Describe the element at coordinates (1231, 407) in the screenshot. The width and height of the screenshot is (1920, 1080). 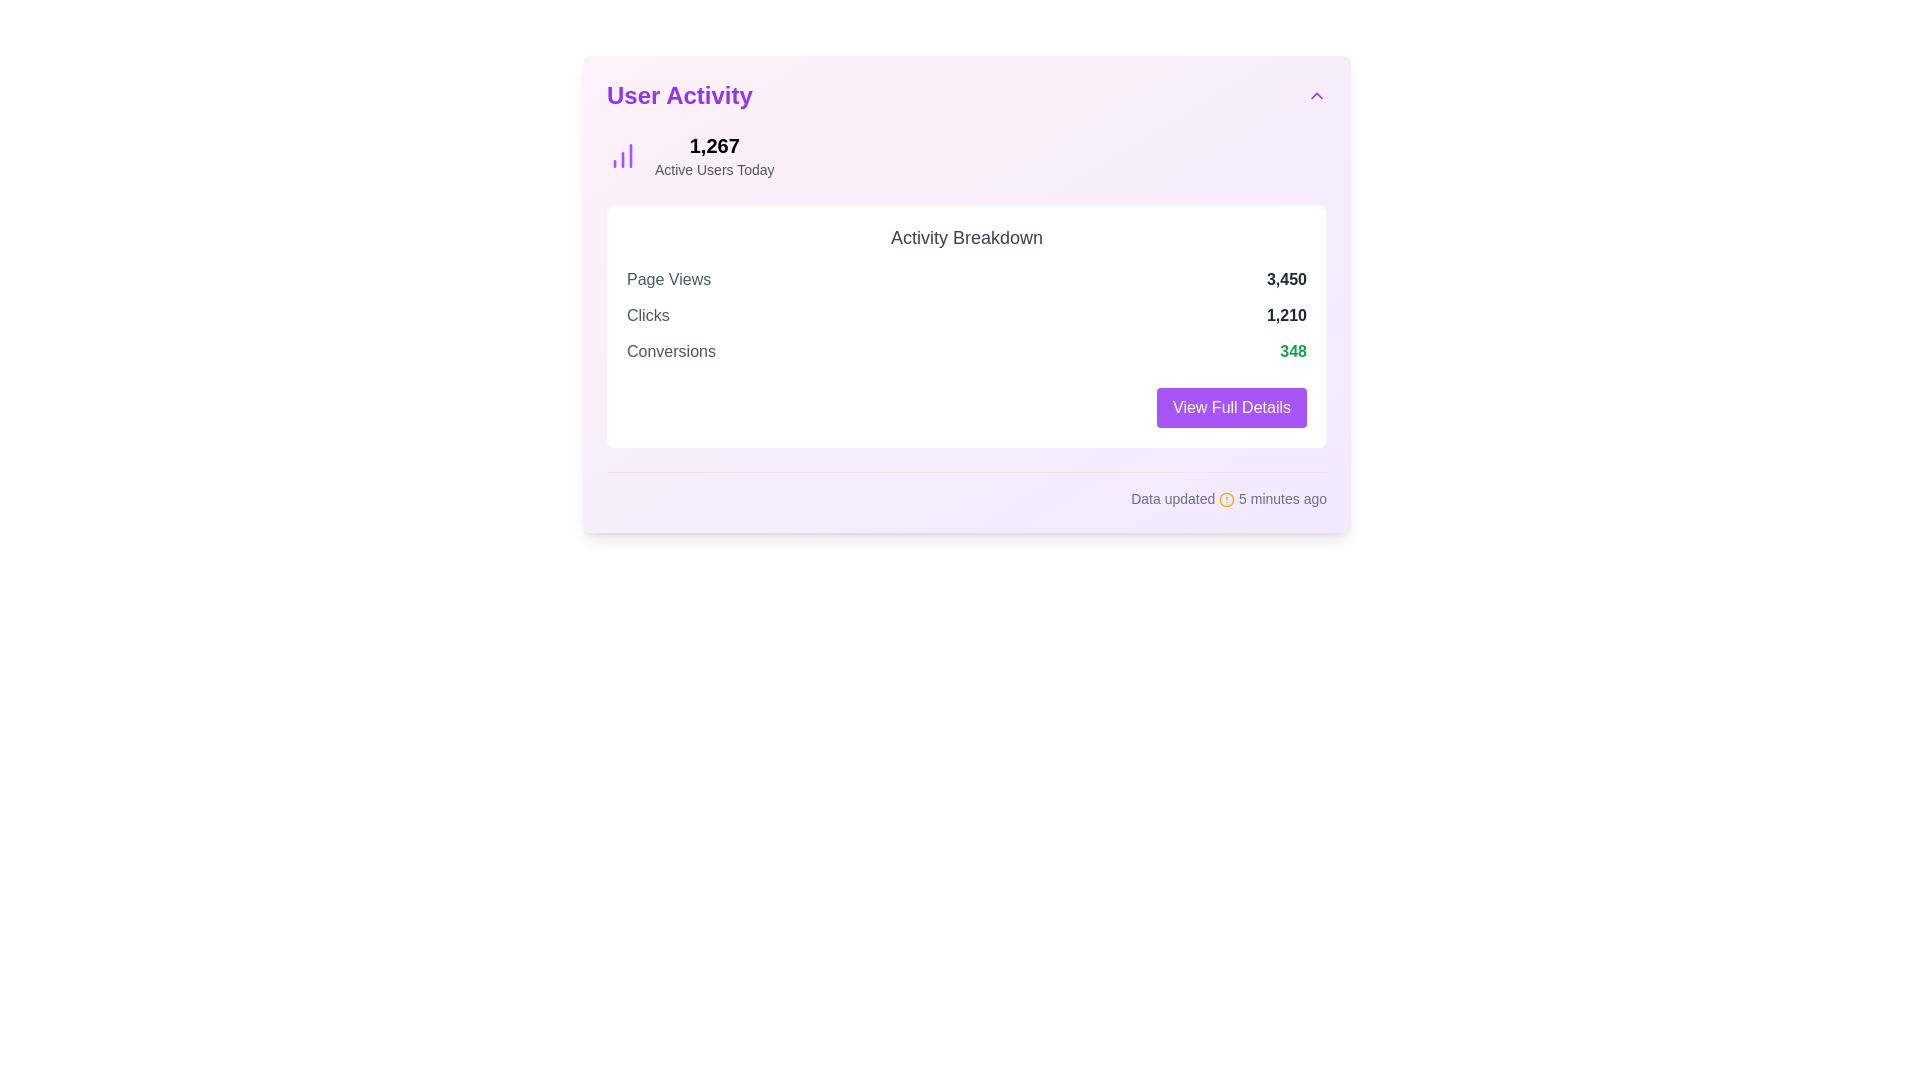
I see `the rectangular button with a purple background and white text that reads 'View Full Details' located at the bottom right corner of the user activity card` at that location.